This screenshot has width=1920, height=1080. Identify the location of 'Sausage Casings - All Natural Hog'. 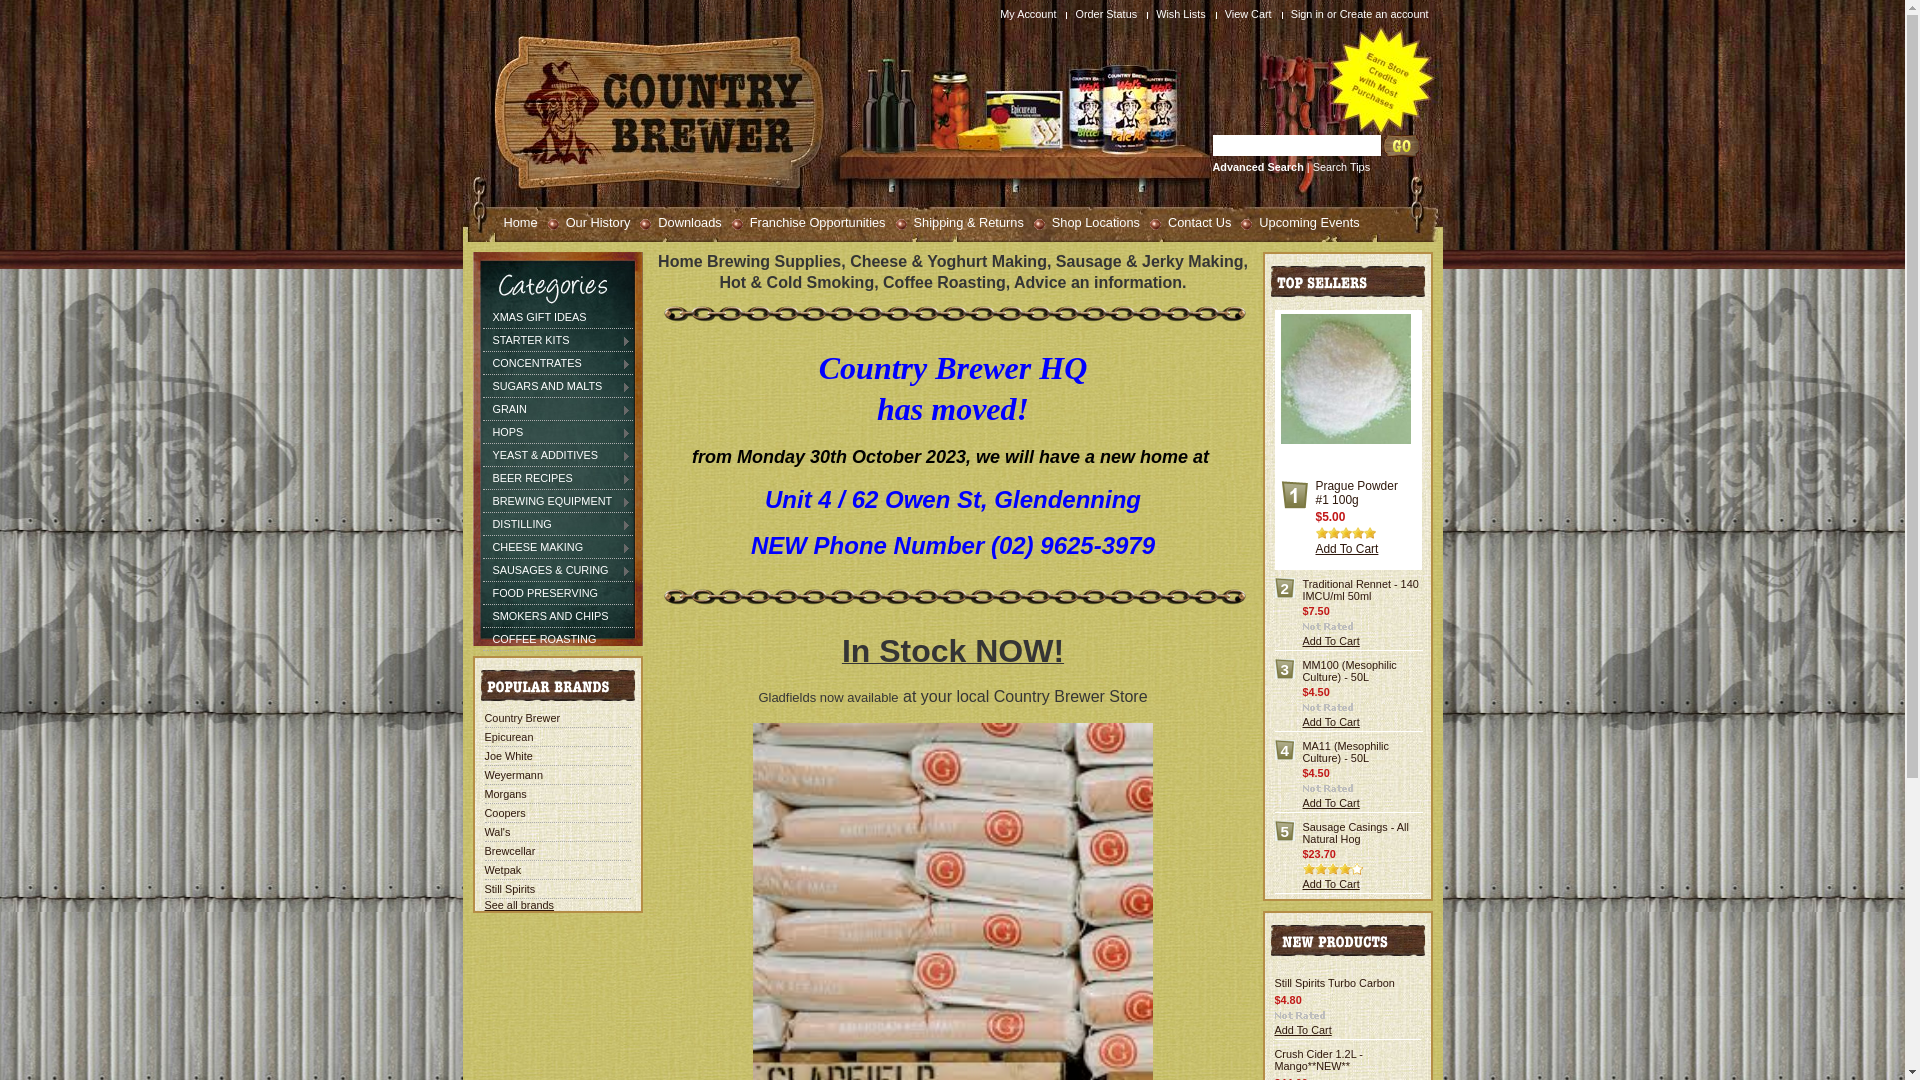
(1301, 833).